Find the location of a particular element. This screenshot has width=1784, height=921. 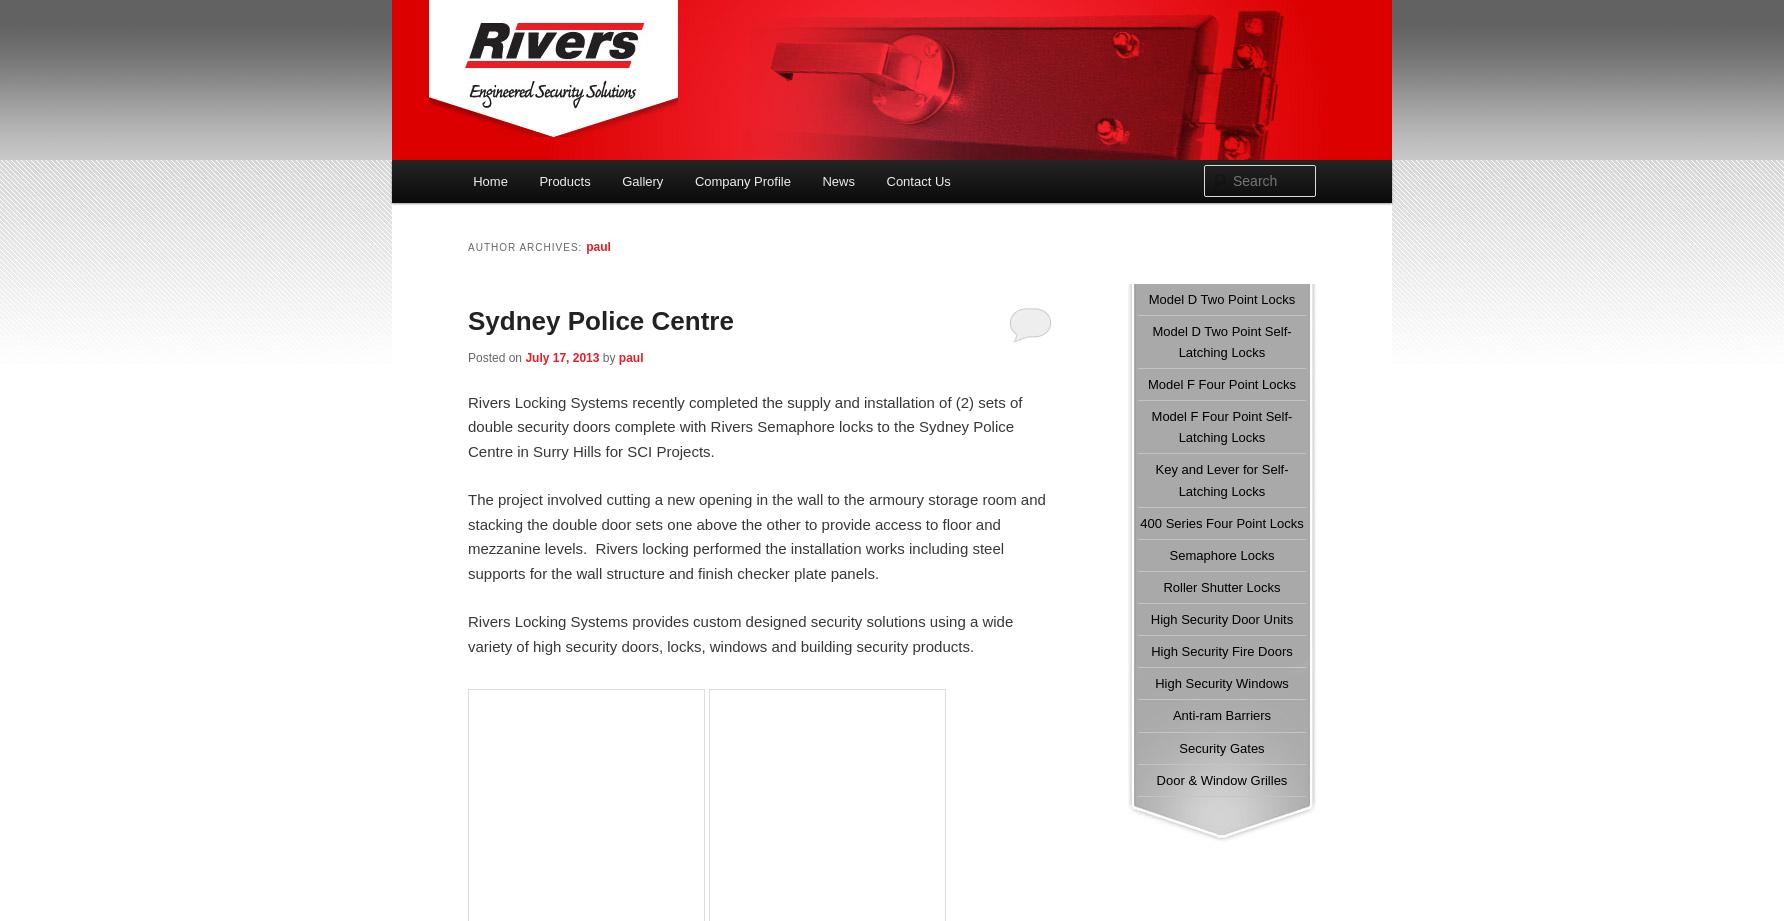

'Semaphore Locks' is located at coordinates (1221, 553).